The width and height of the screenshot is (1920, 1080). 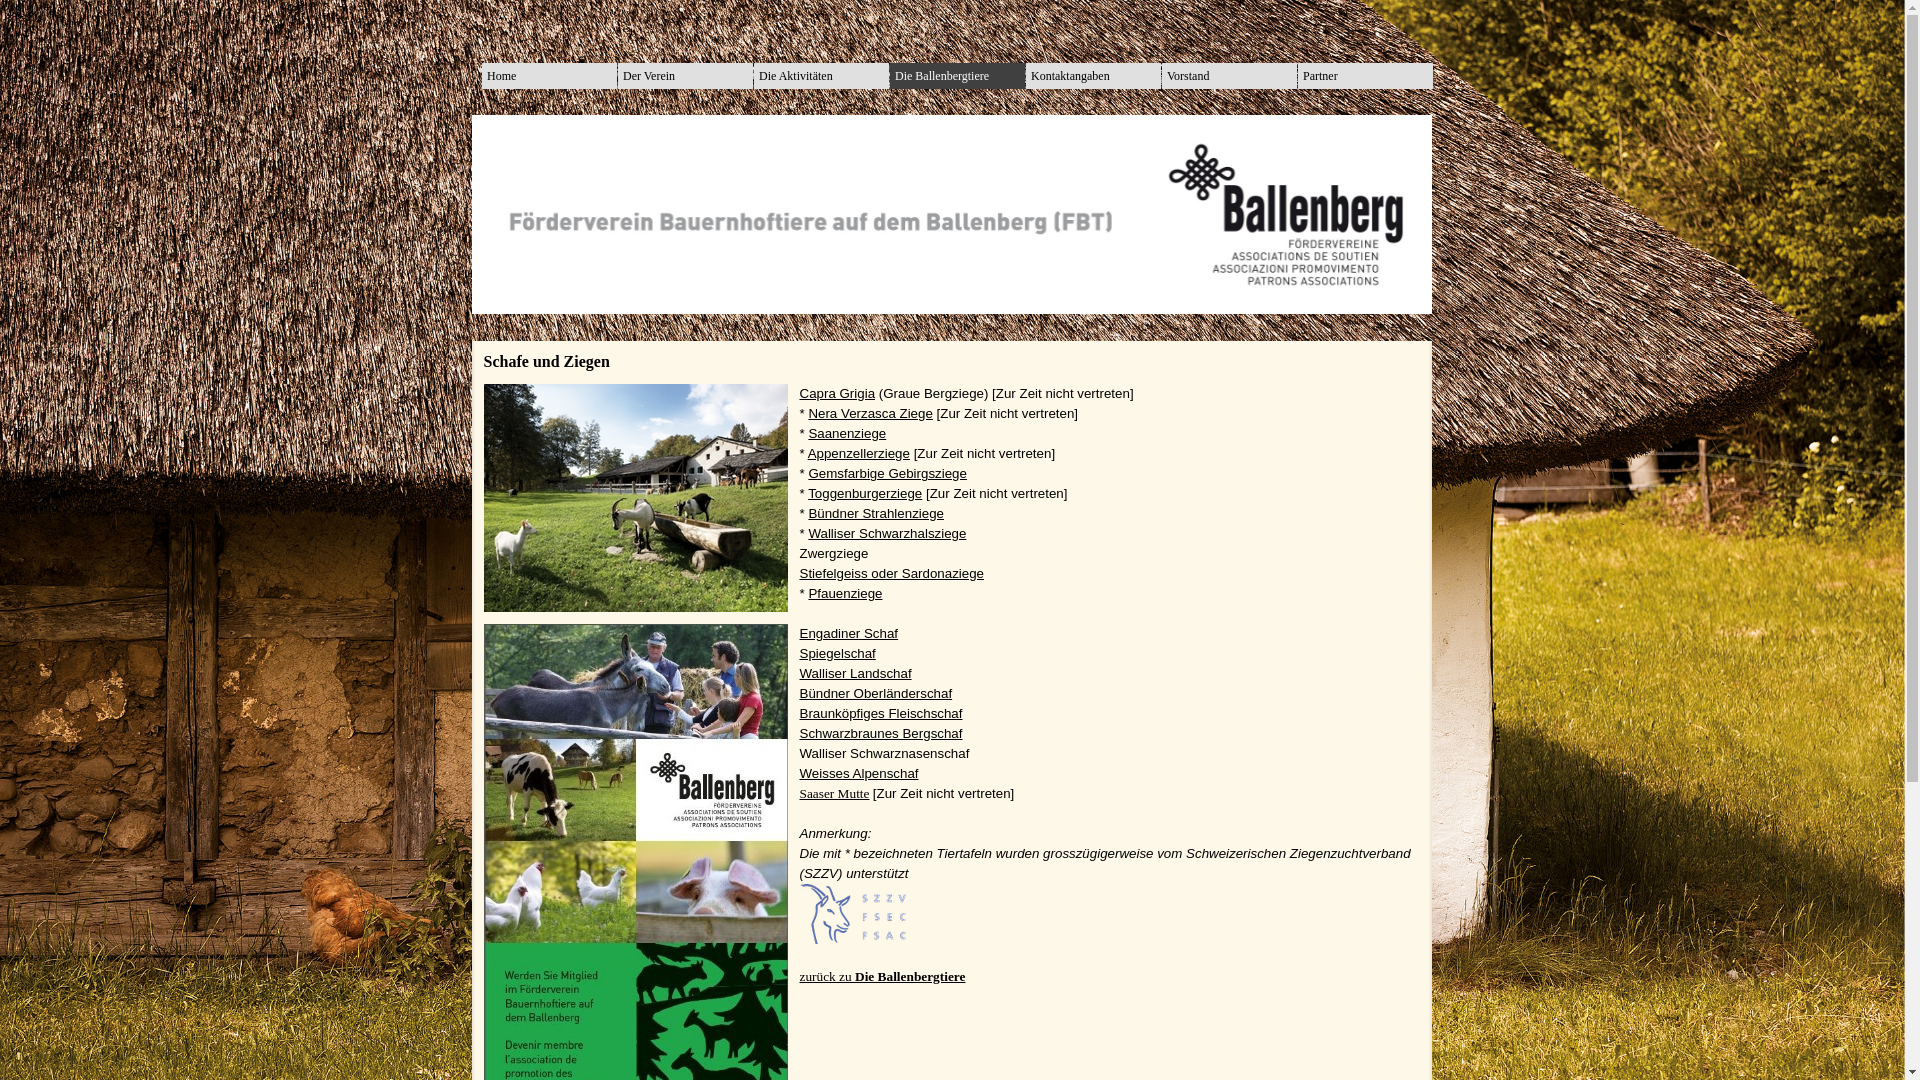 I want to click on 'Spiegelschaf', so click(x=838, y=653).